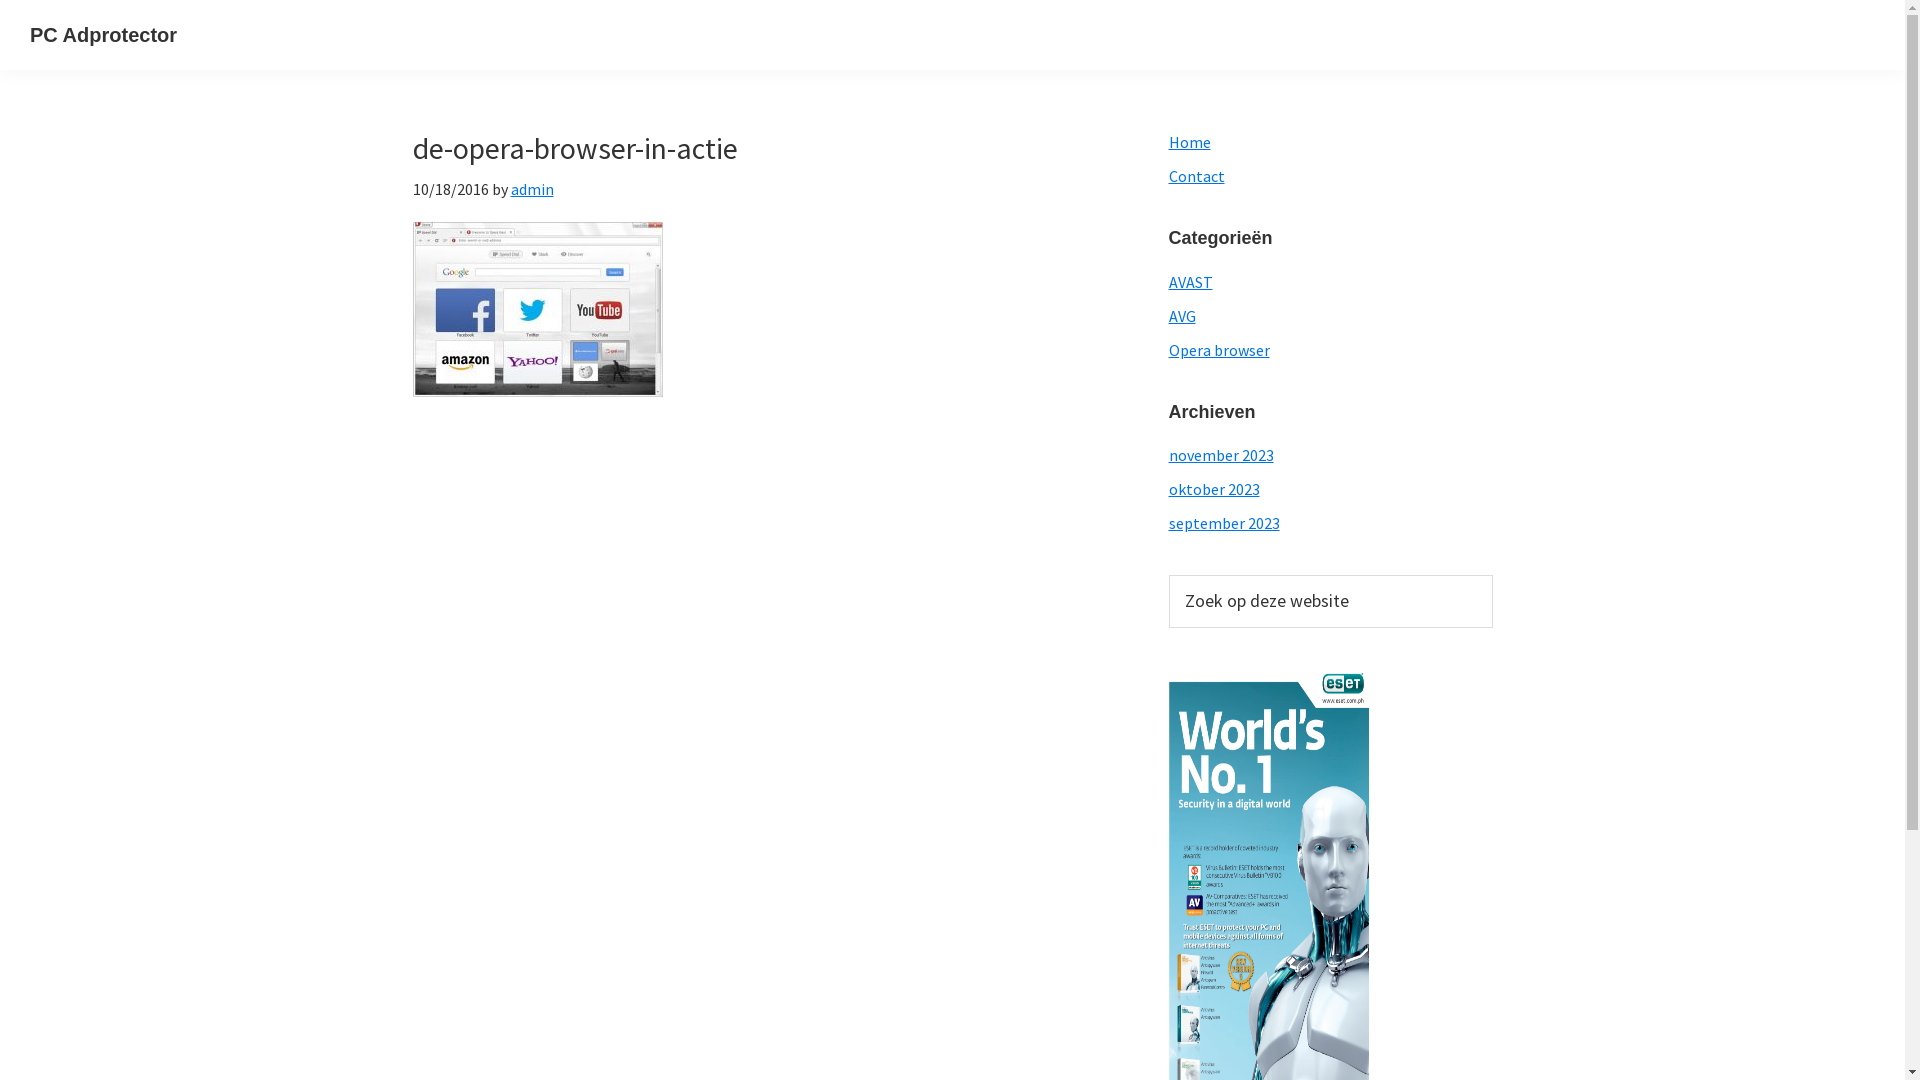 Image resolution: width=1920 pixels, height=1080 pixels. What do you see at coordinates (102, 34) in the screenshot?
I see `'PC Adprotector'` at bounding box center [102, 34].